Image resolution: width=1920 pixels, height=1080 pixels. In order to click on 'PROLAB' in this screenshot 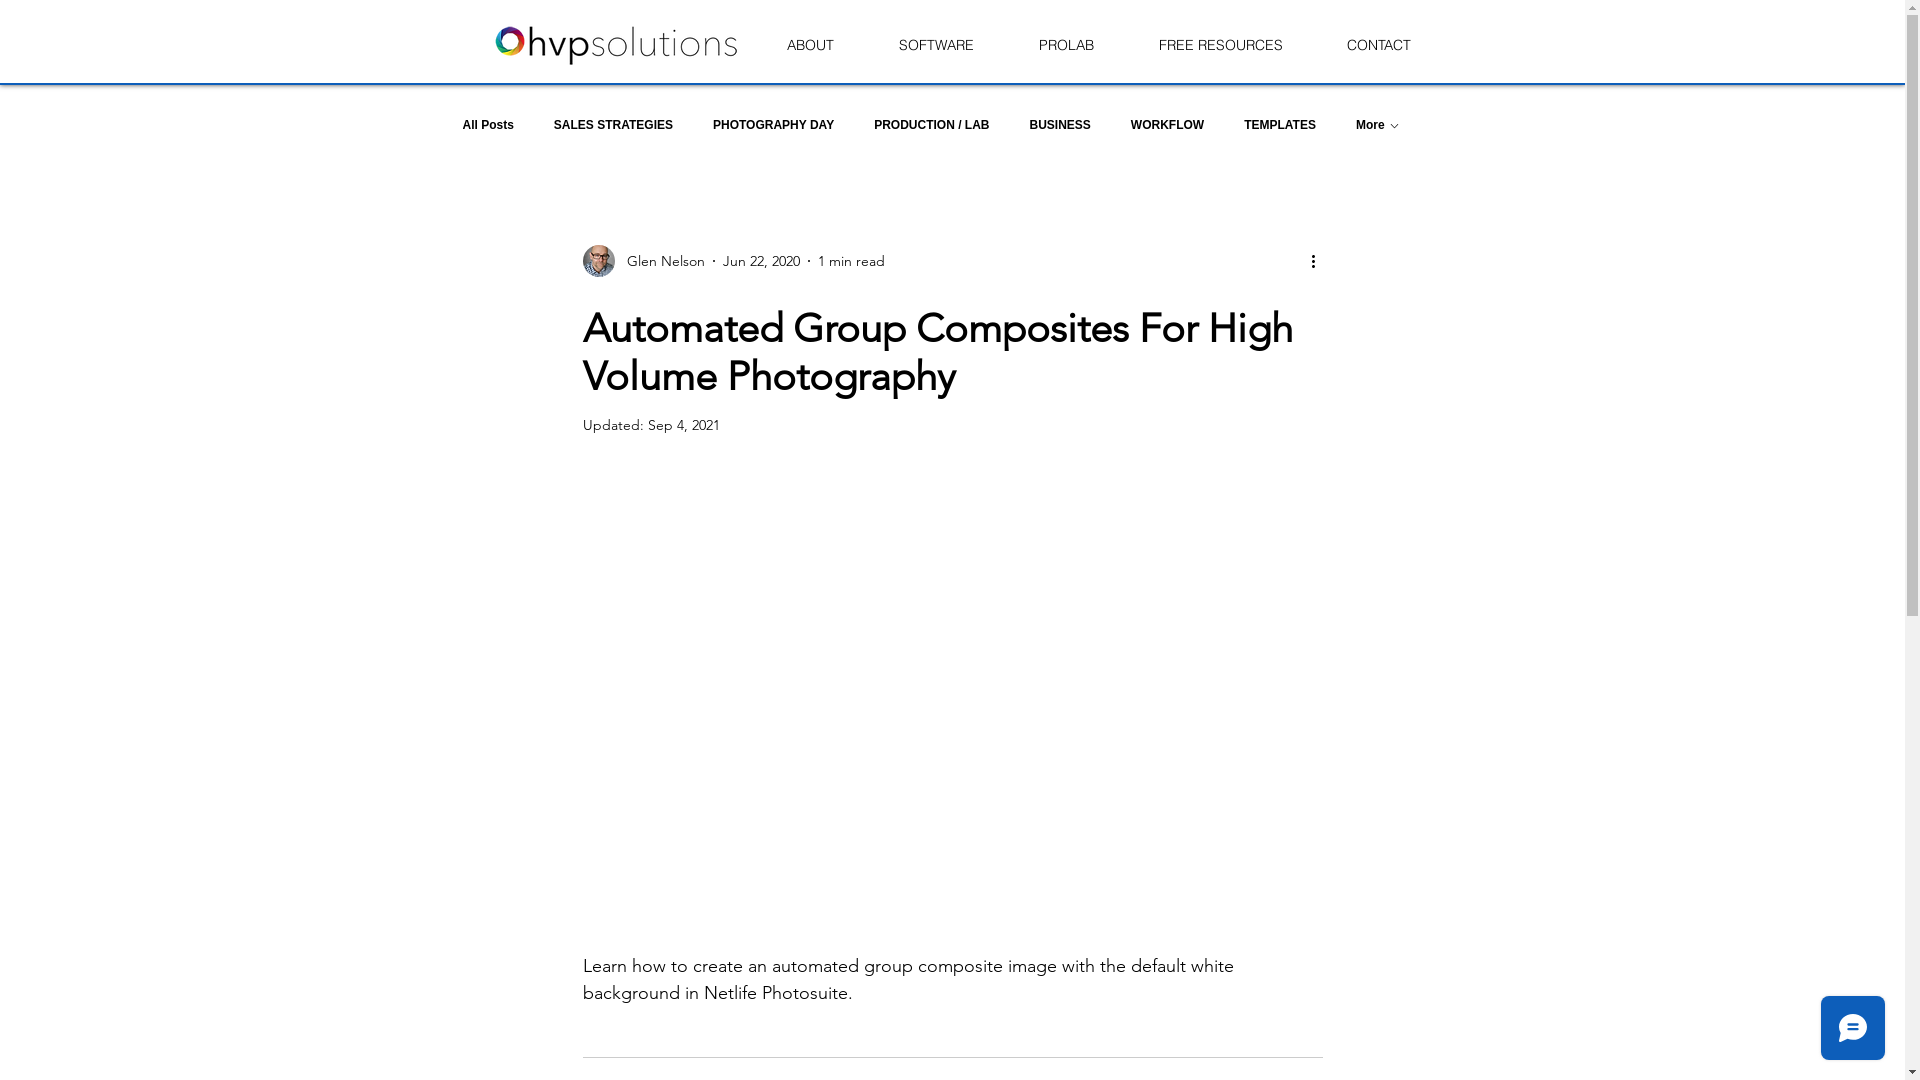, I will do `click(1064, 45)`.